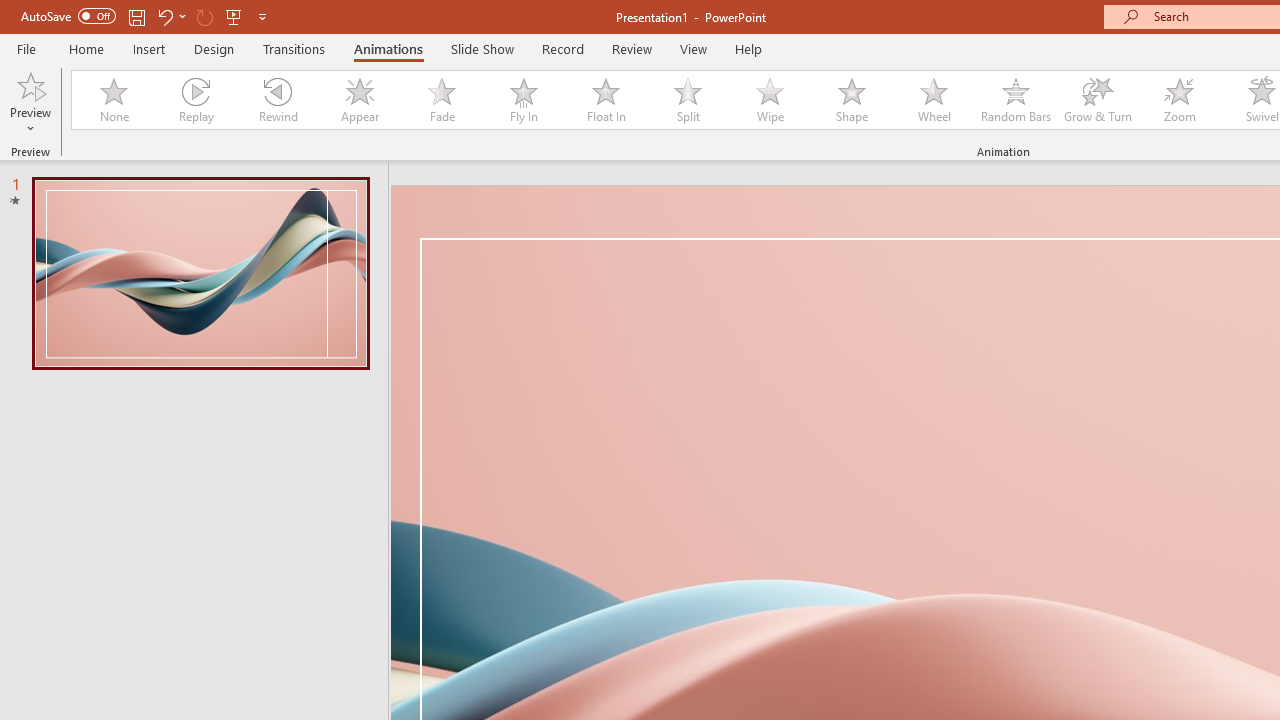  Describe the element at coordinates (604, 100) in the screenshot. I see `'Float In'` at that location.